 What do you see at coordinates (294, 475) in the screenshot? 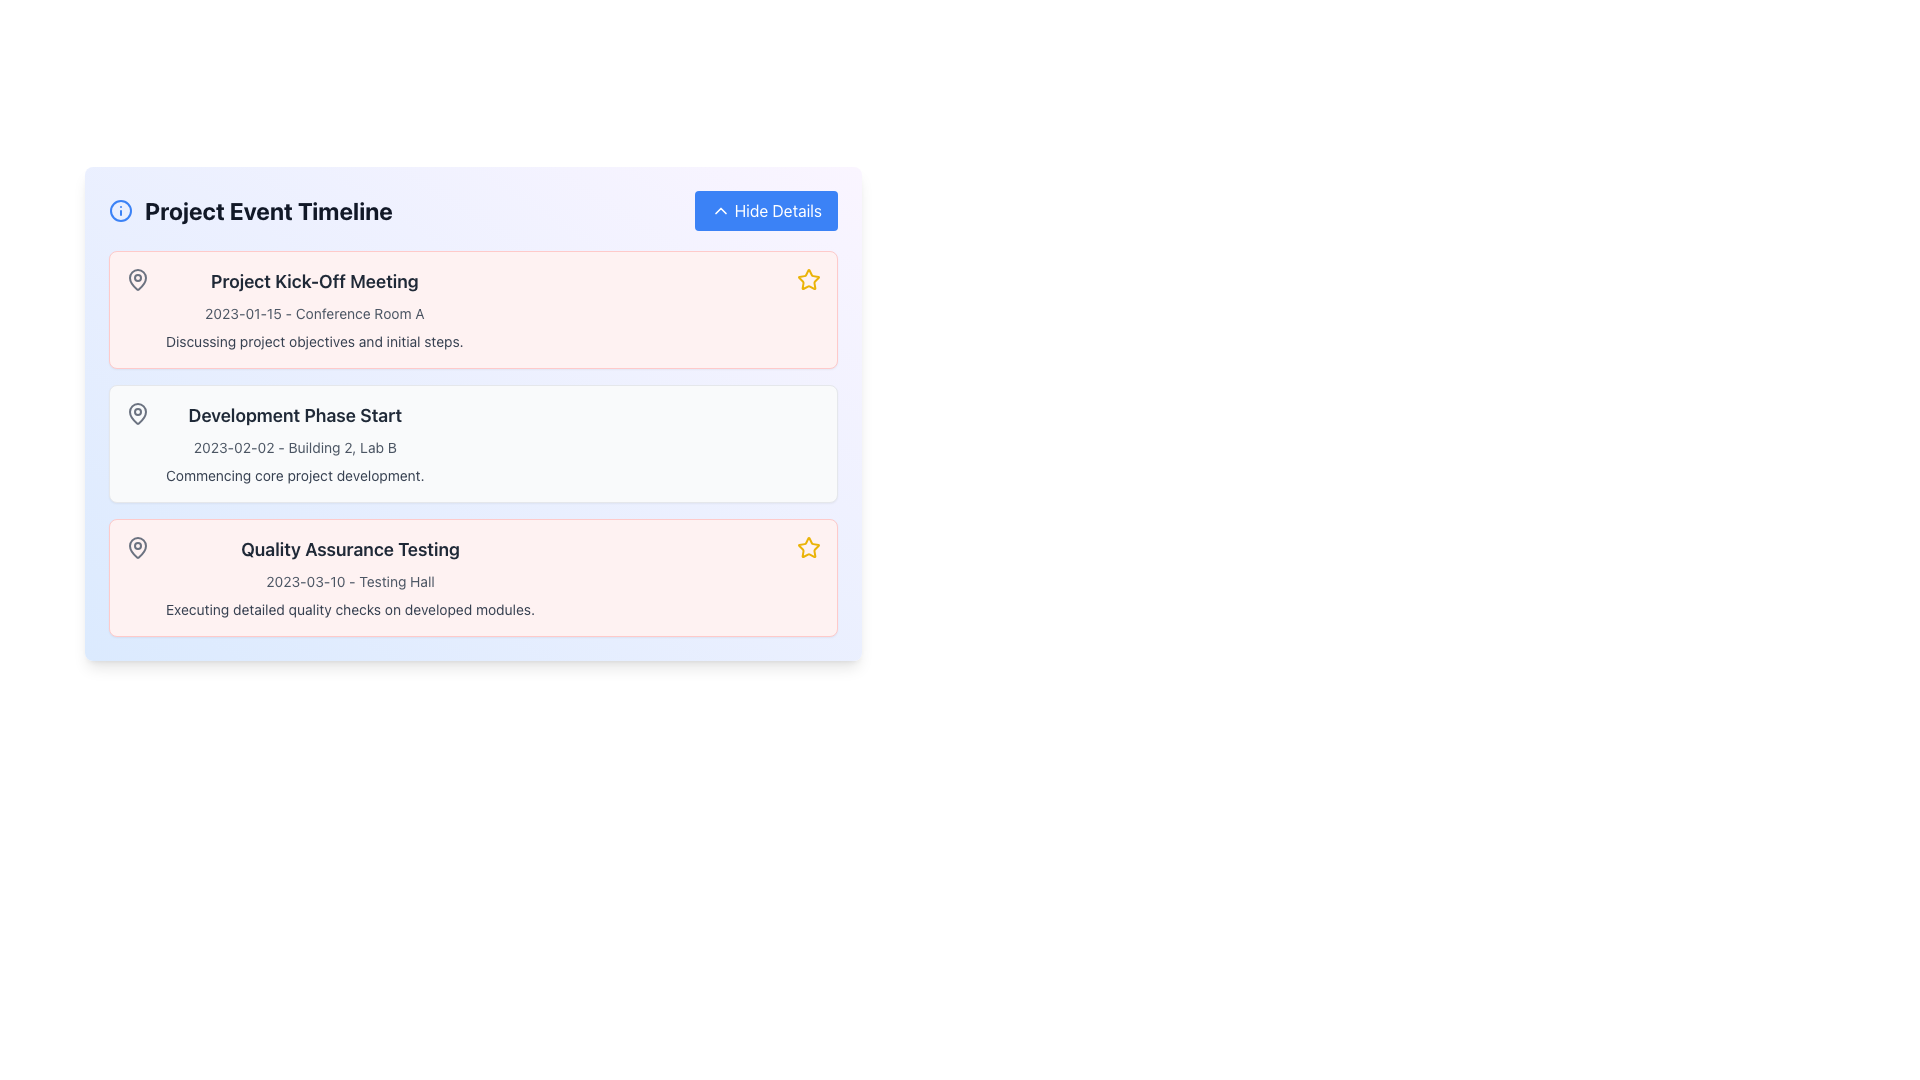
I see `the static text element that provides details related to the development phase, positioned below the 'Development Phase Start' header and the date and location text` at bounding box center [294, 475].